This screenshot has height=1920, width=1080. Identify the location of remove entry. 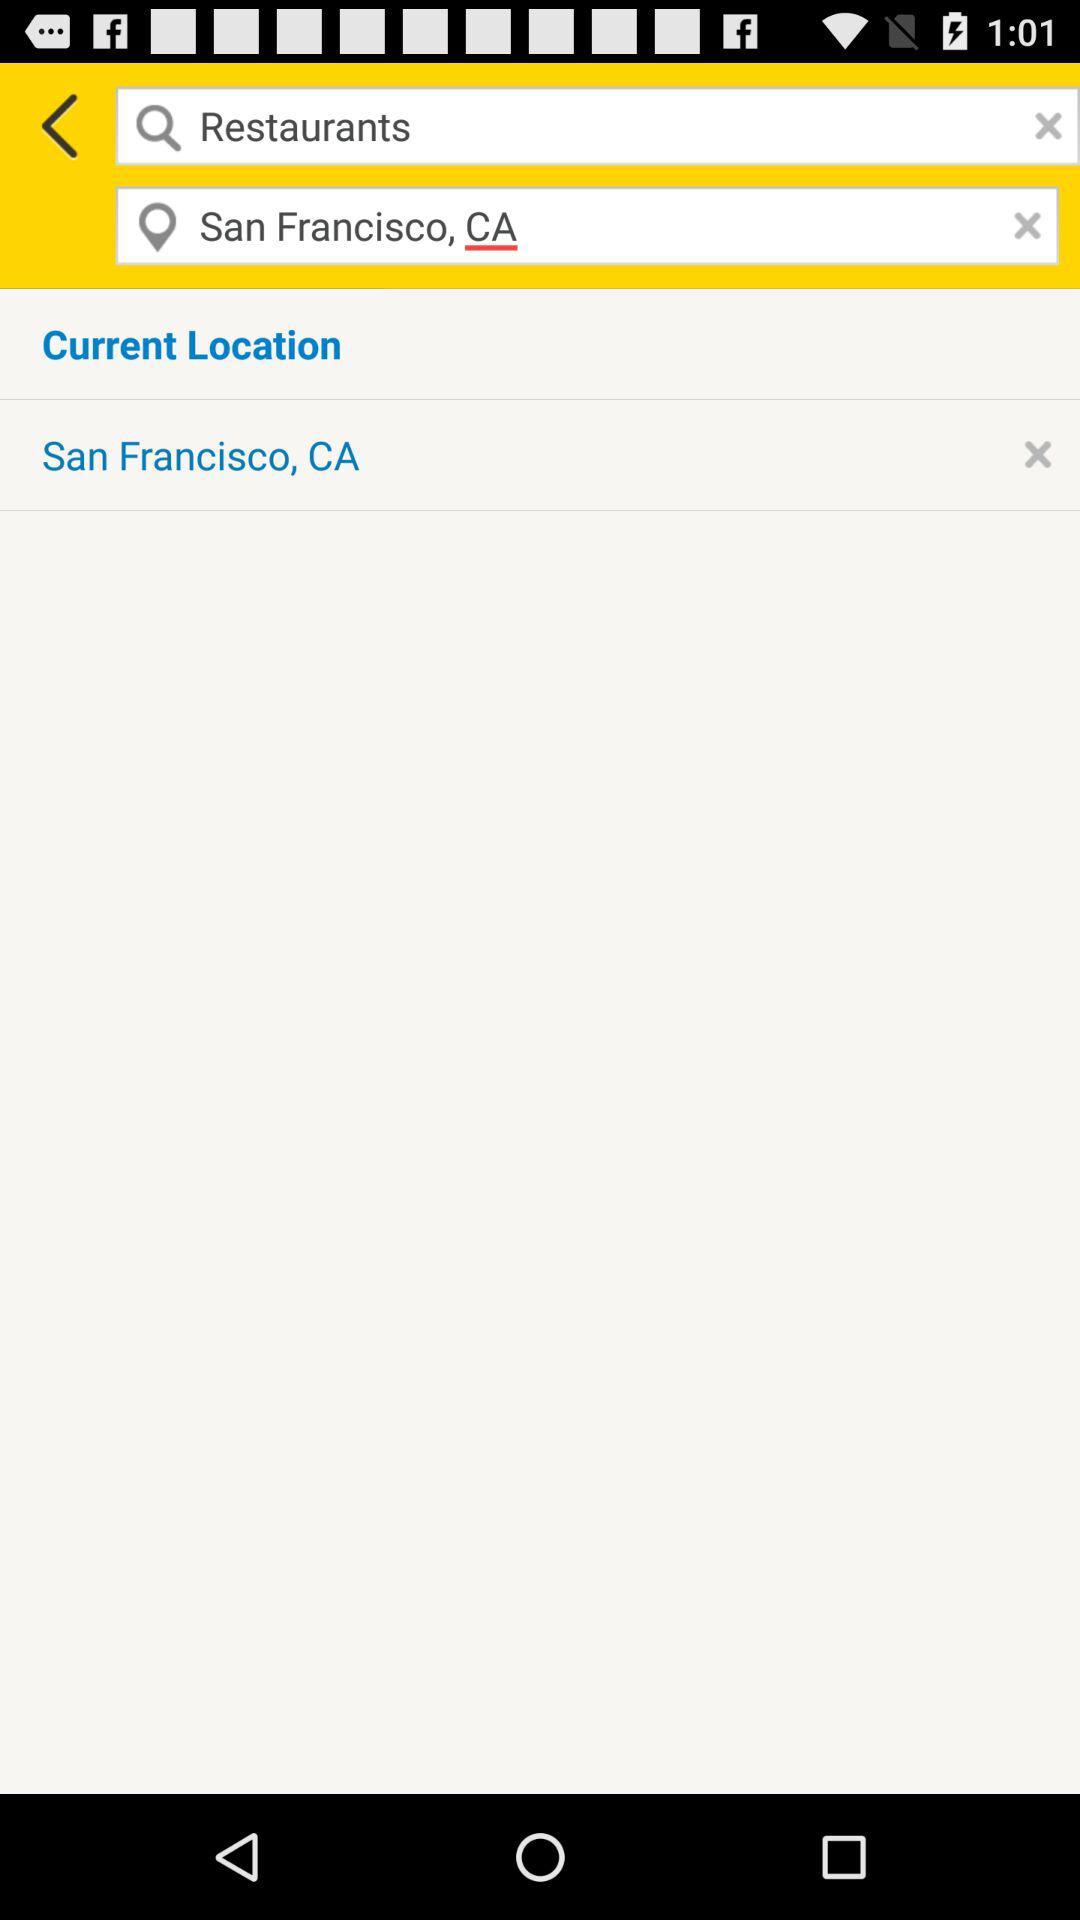
(1022, 225).